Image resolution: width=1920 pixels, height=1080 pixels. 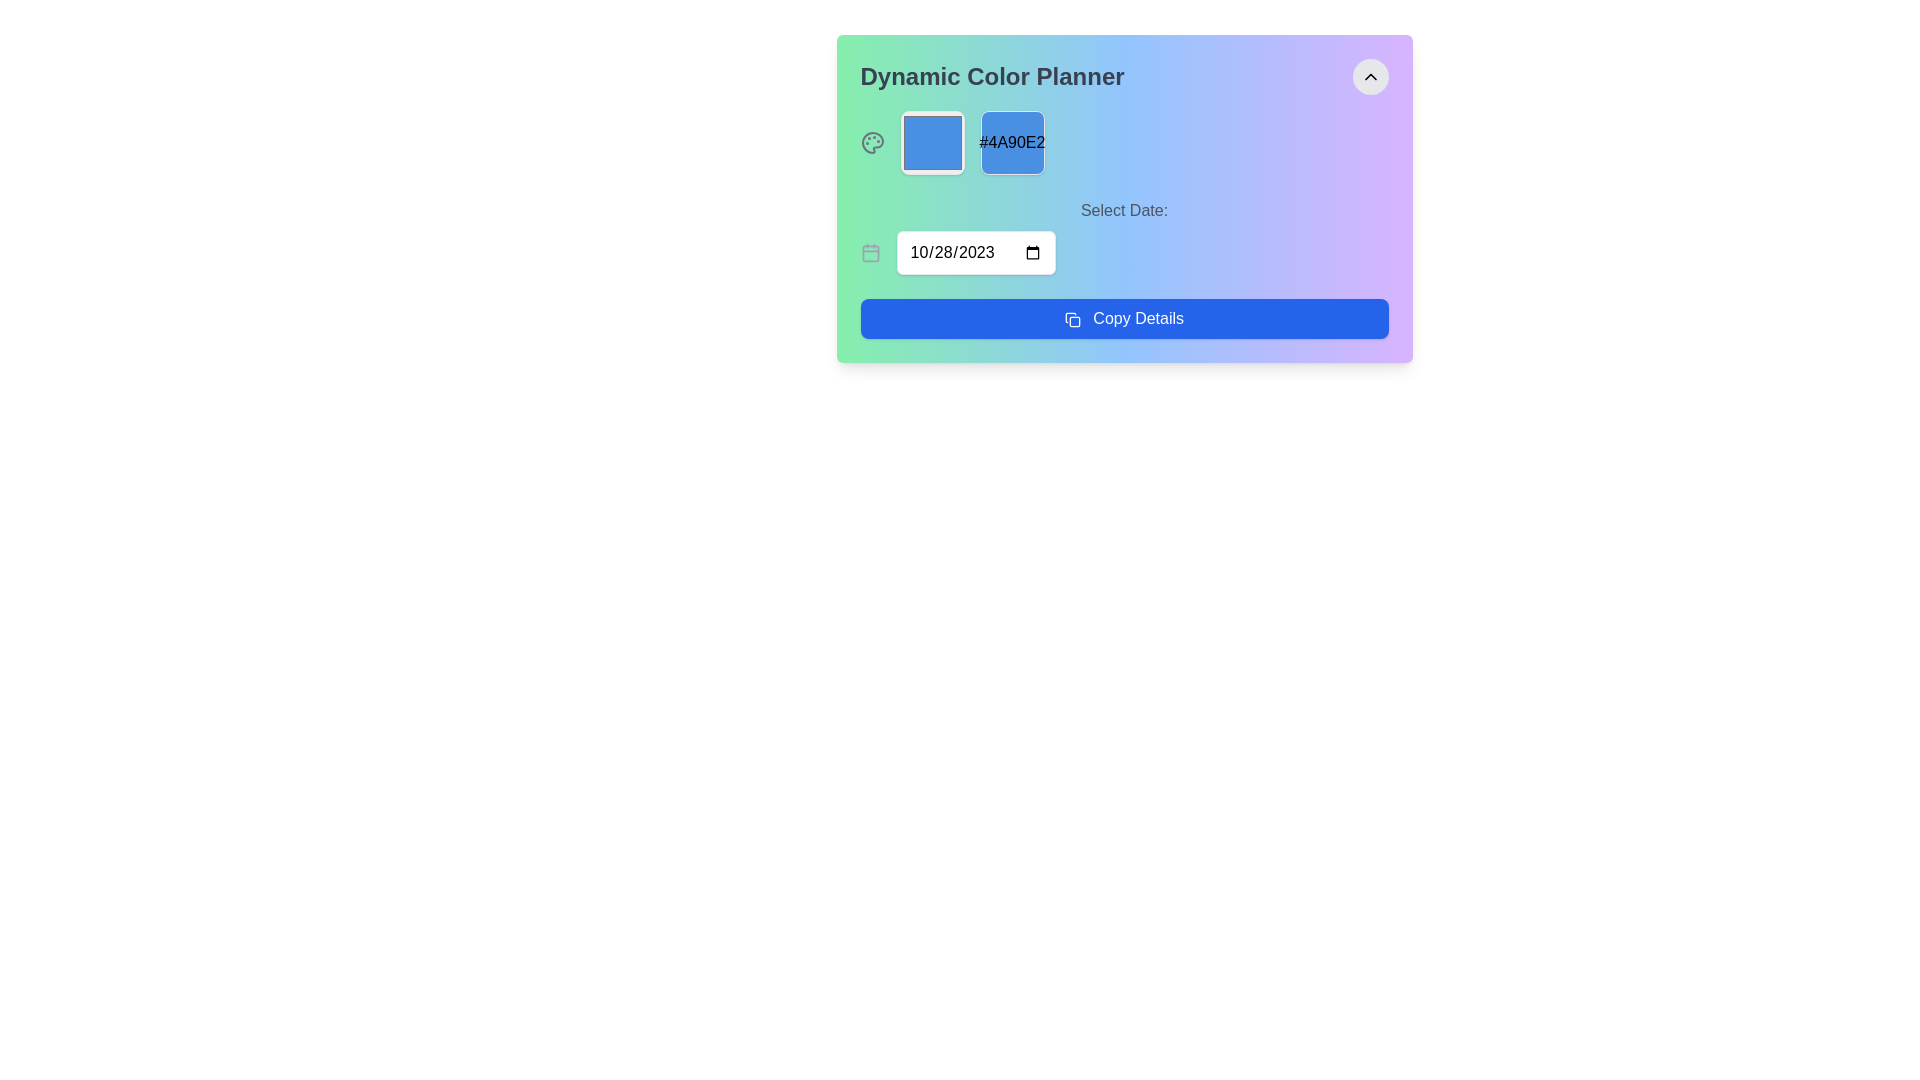 I want to click on the upward arrow symbol inside the circular button located at the top-right corner of the interface, so click(x=1369, y=76).